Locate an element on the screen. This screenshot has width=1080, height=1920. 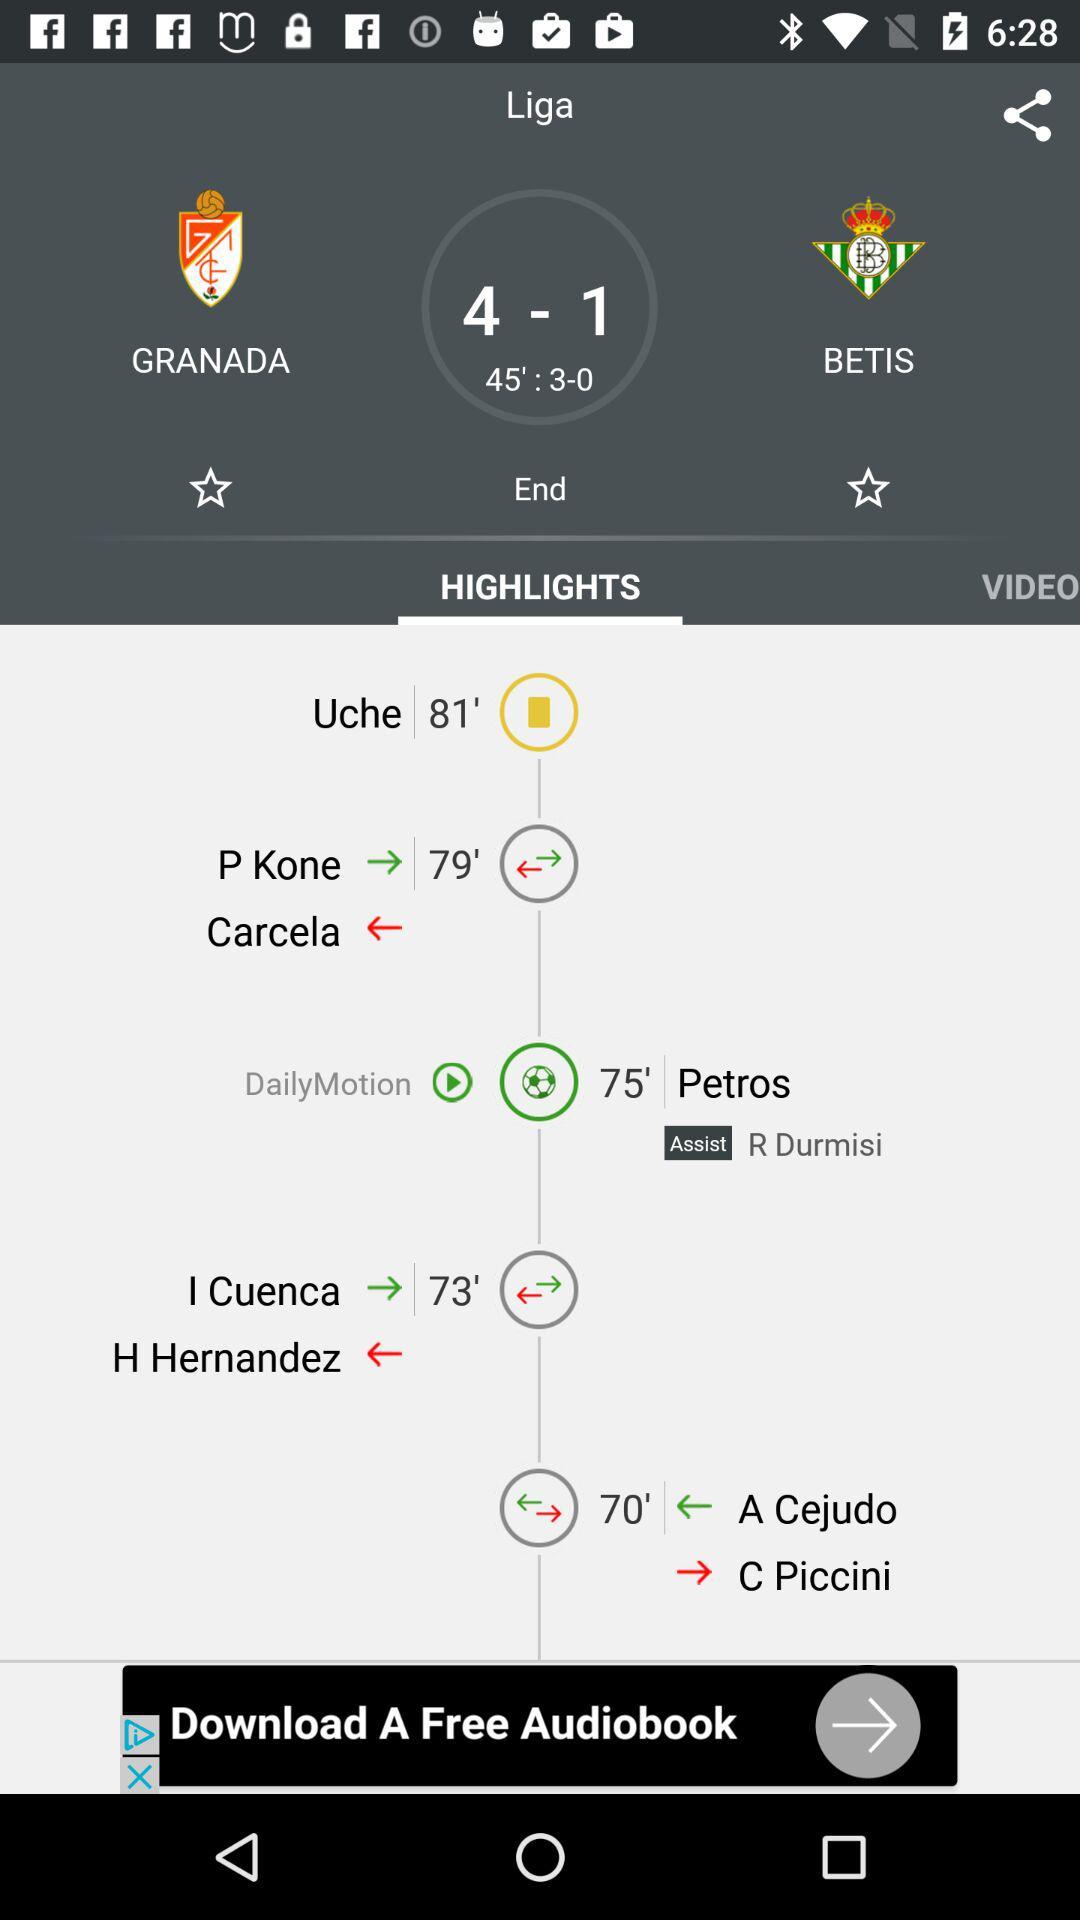
tap to share is located at coordinates (1027, 114).